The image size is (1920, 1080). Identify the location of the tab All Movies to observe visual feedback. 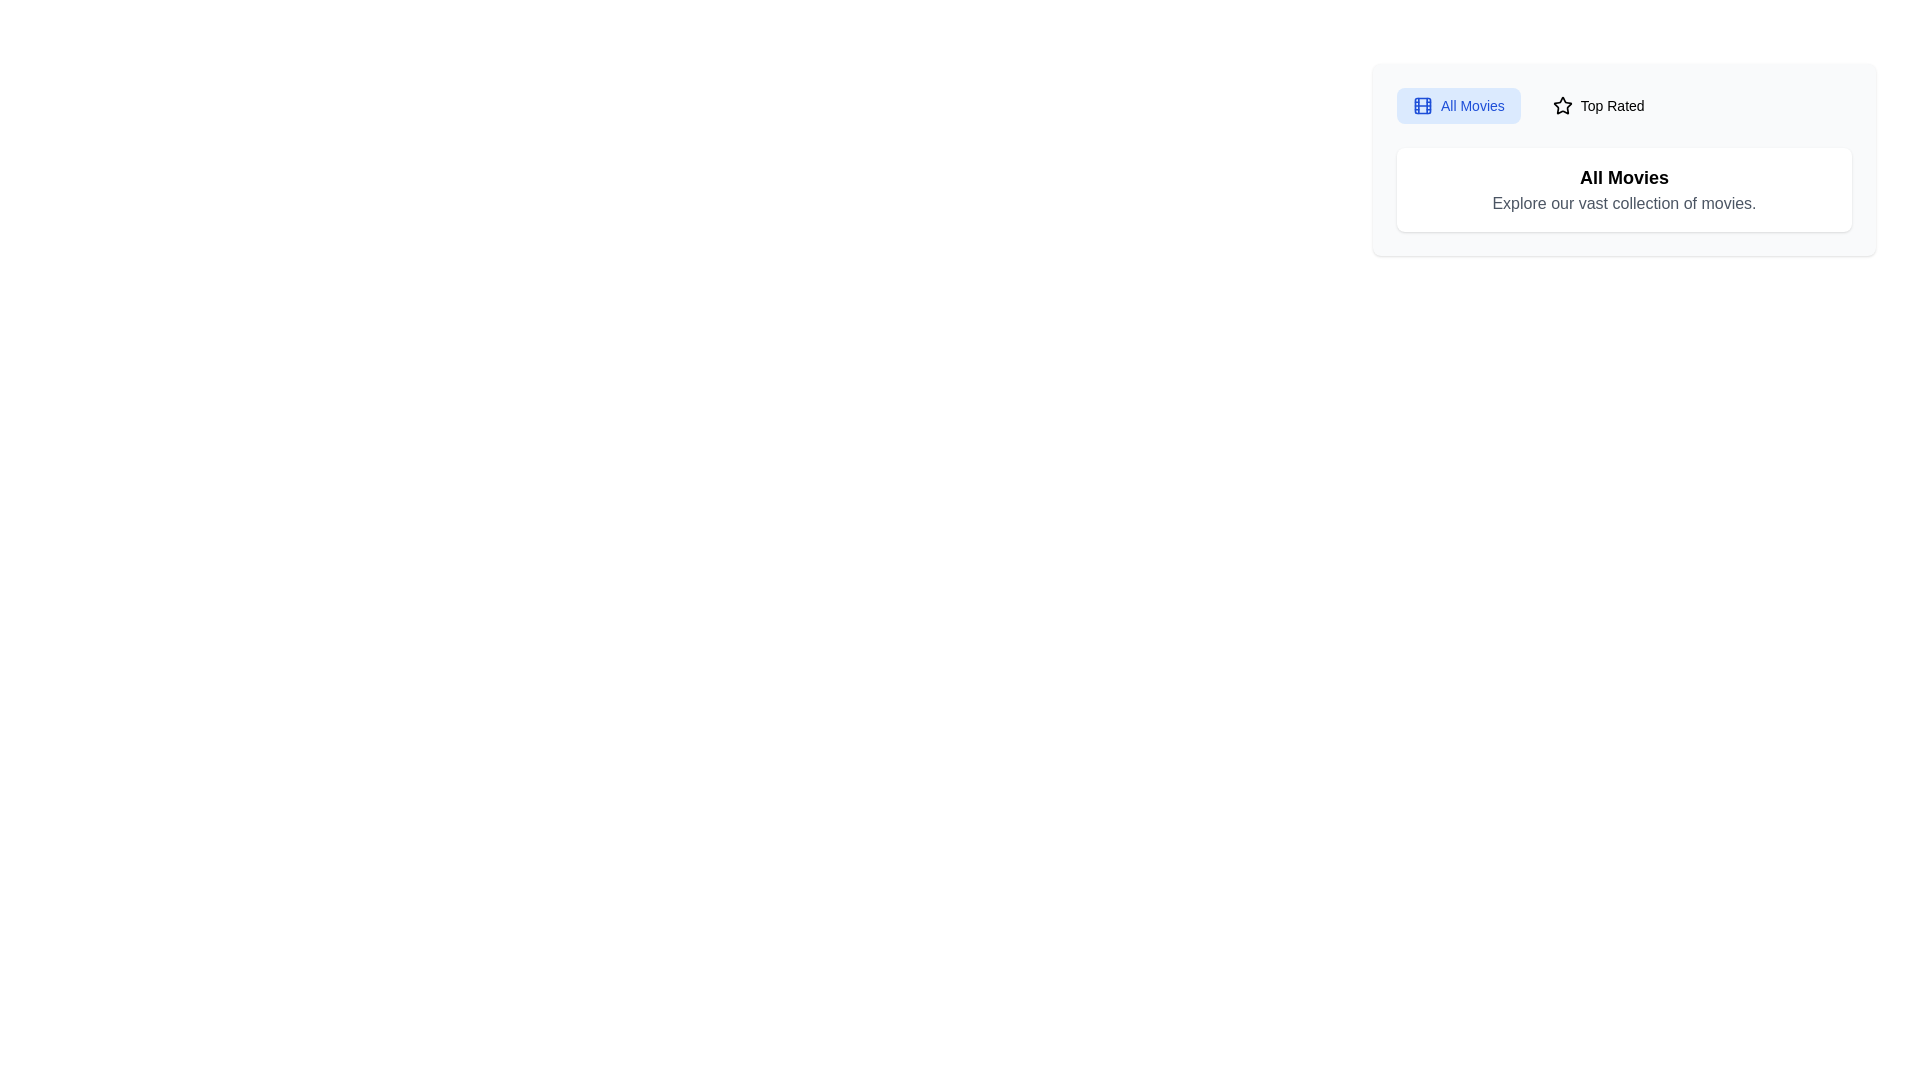
(1458, 105).